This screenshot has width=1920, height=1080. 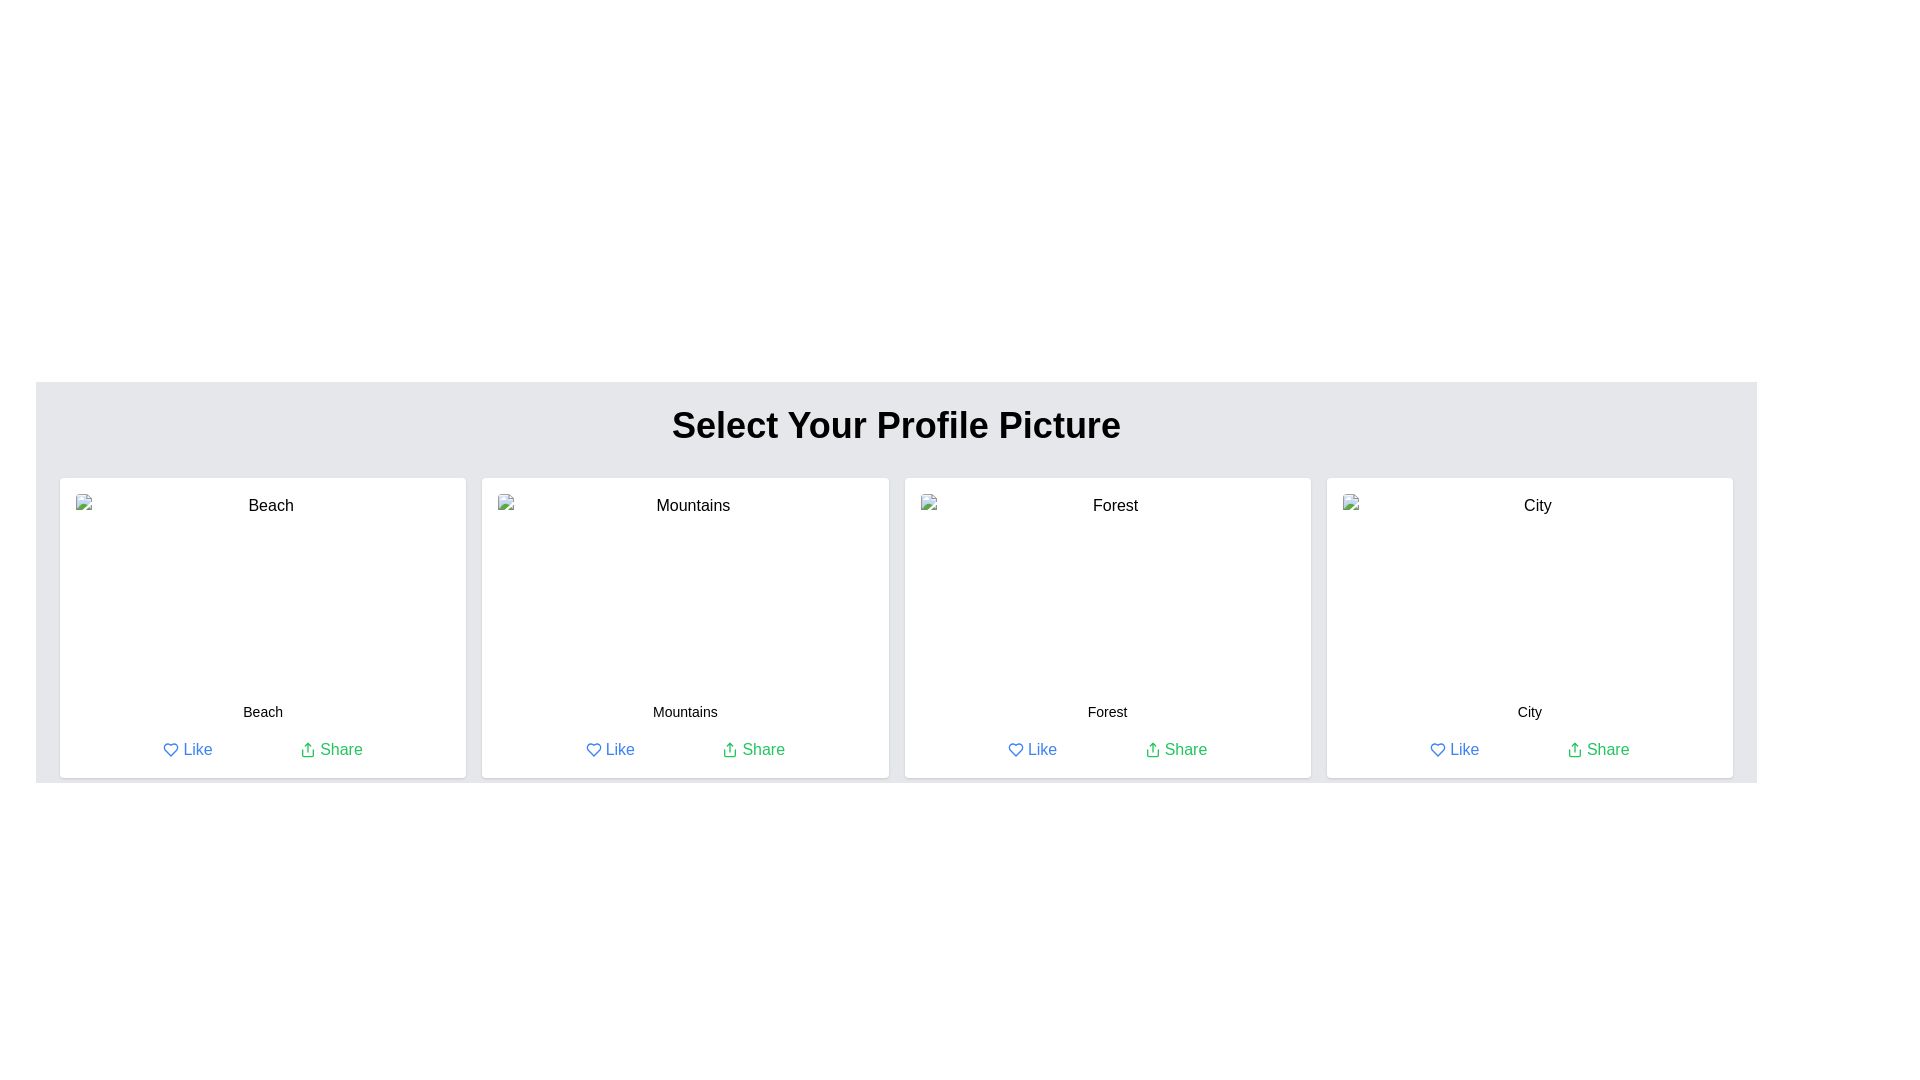 I want to click on the 'Share' button, which features green text and an upward right arrow icon, located in the 'City' section of the interface, so click(x=1597, y=749).